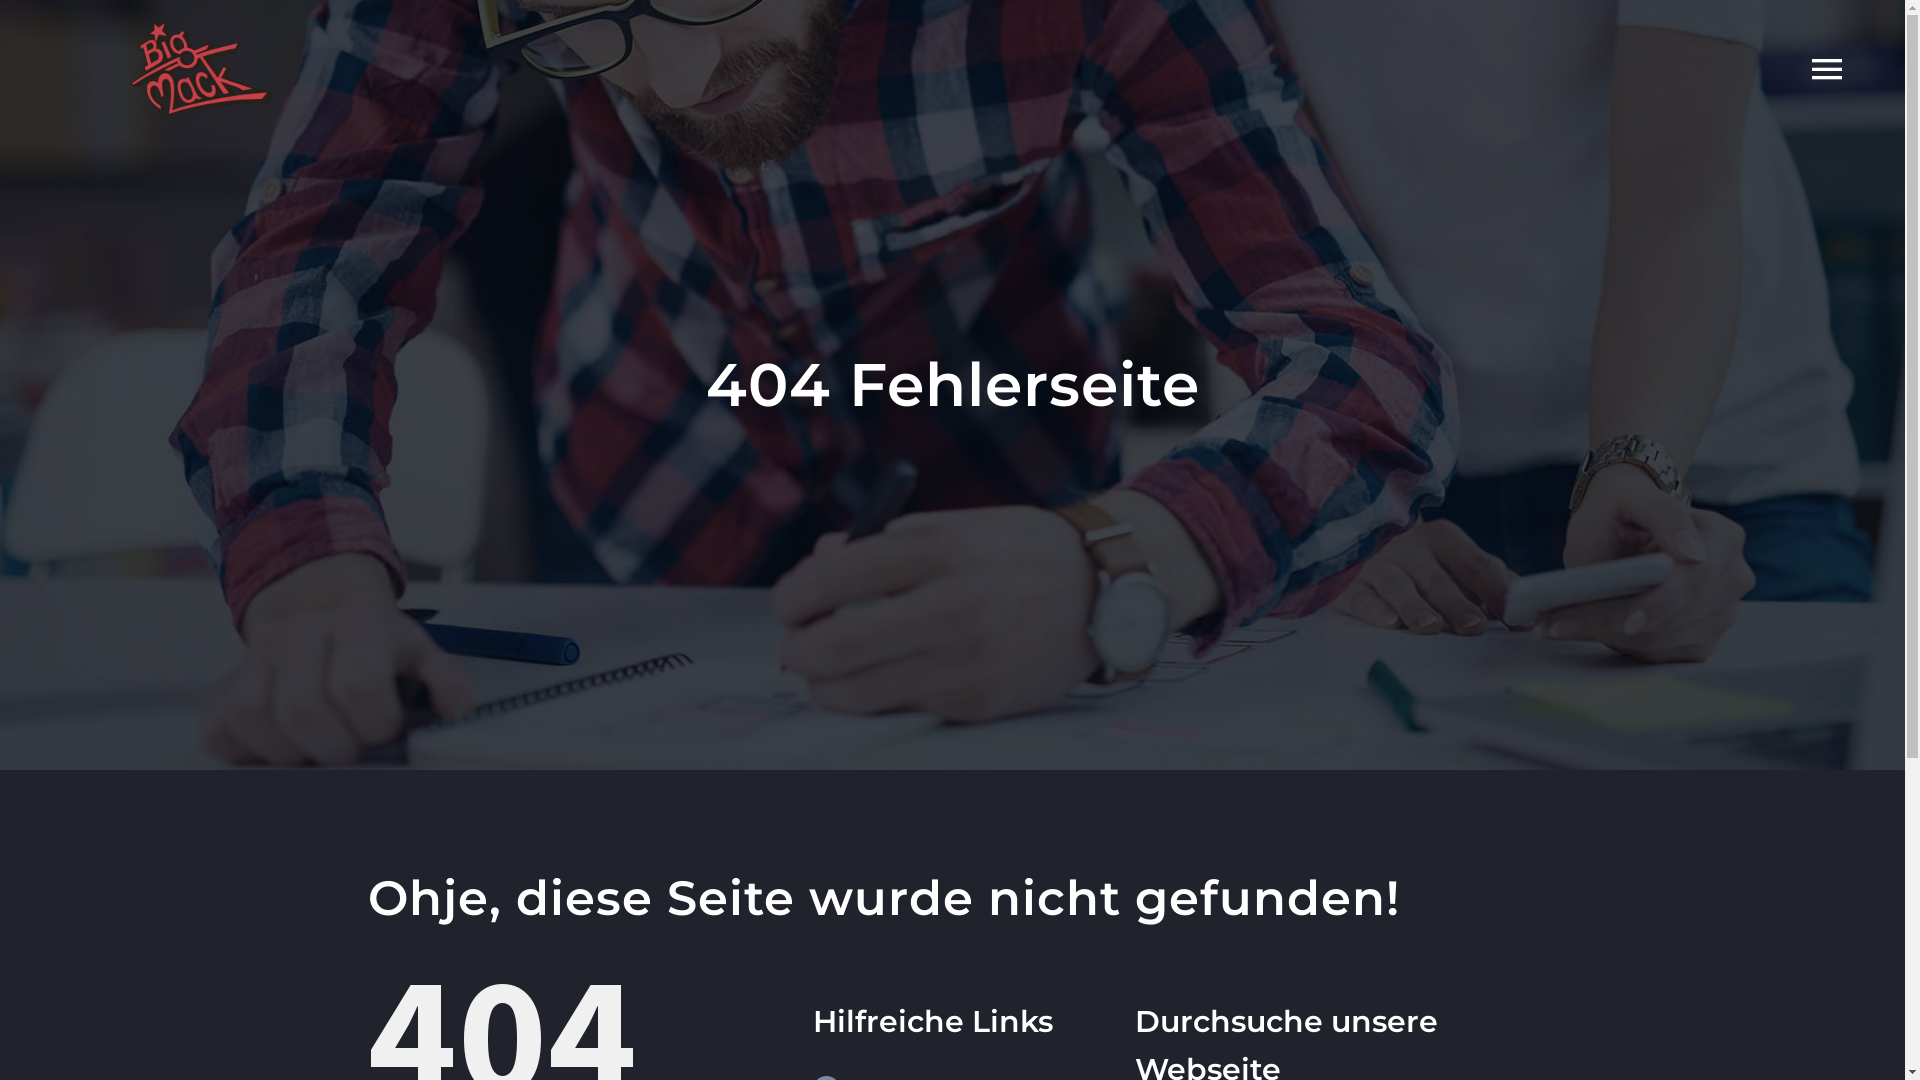  I want to click on 'BigMack_Logo_ohneSchrift', so click(201, 67).